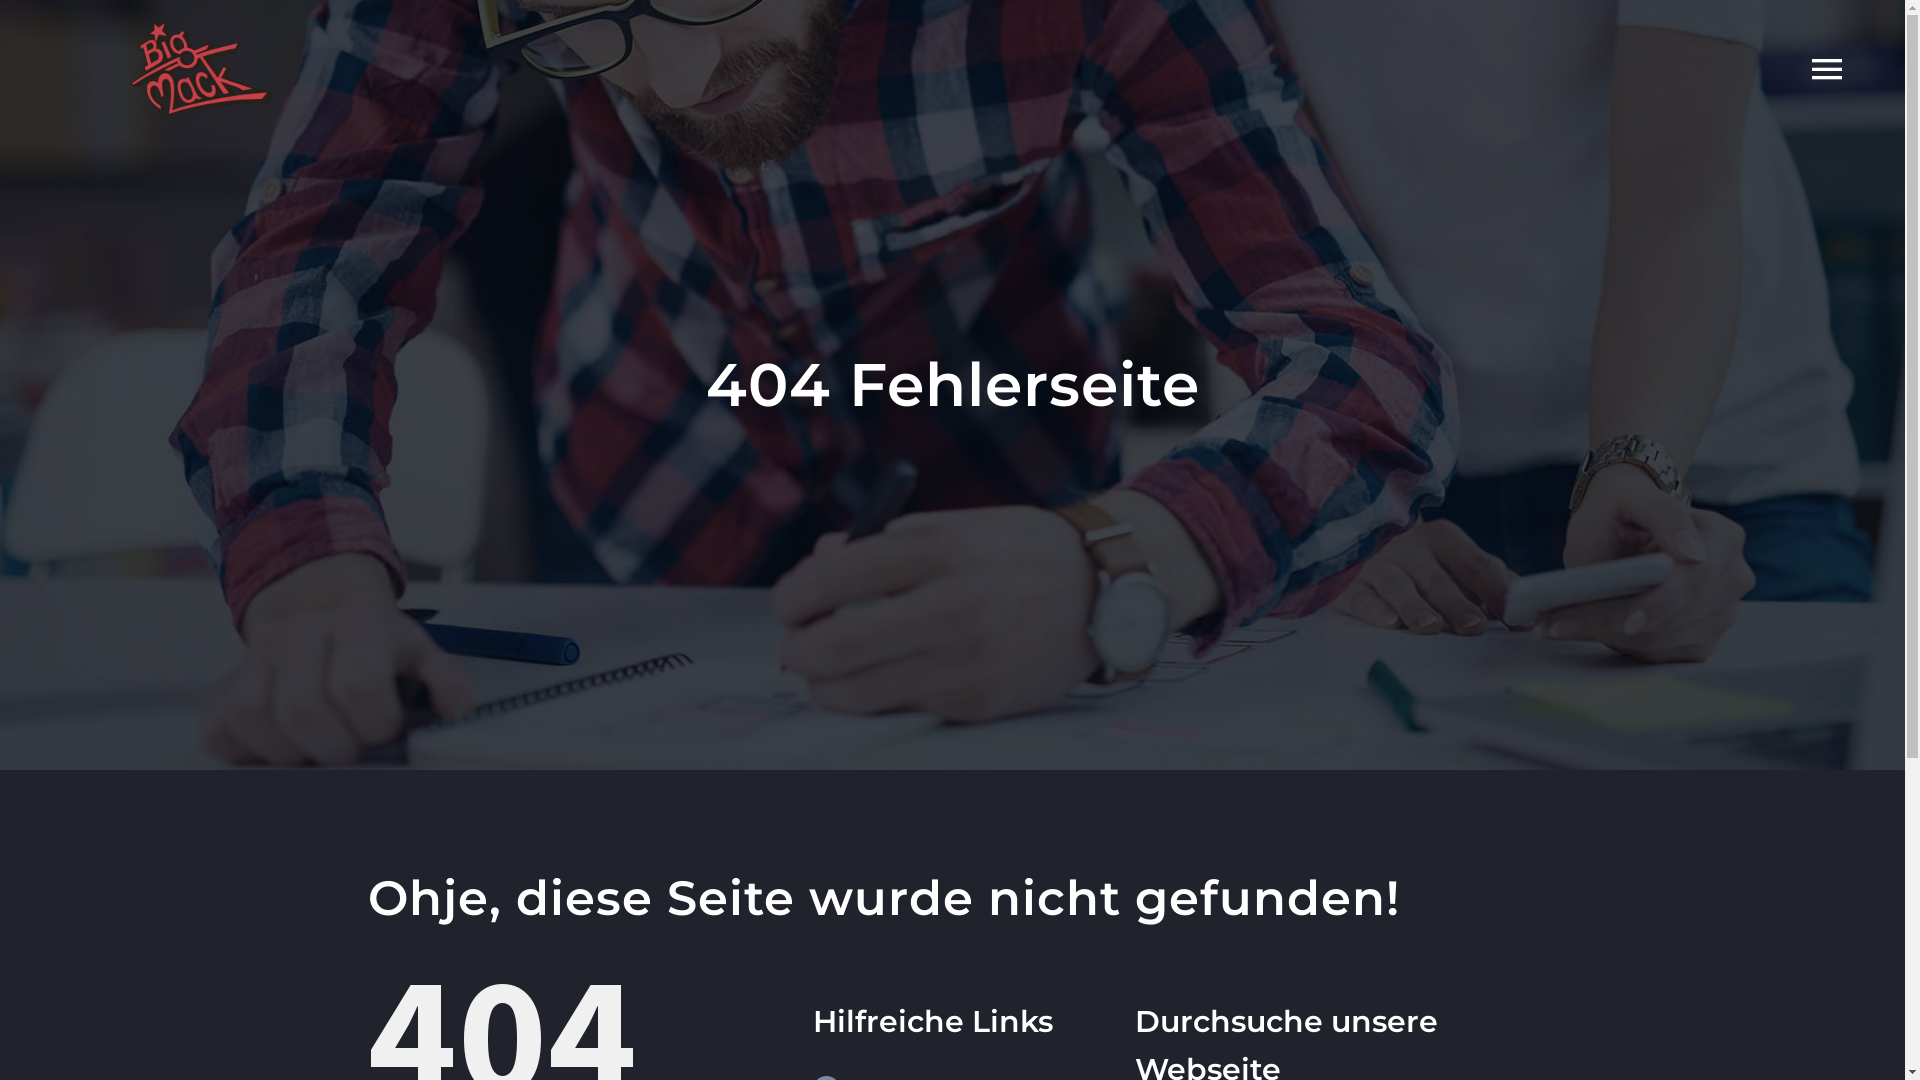  I want to click on 'BigMack_Logo_ohneSchrift', so click(201, 67).